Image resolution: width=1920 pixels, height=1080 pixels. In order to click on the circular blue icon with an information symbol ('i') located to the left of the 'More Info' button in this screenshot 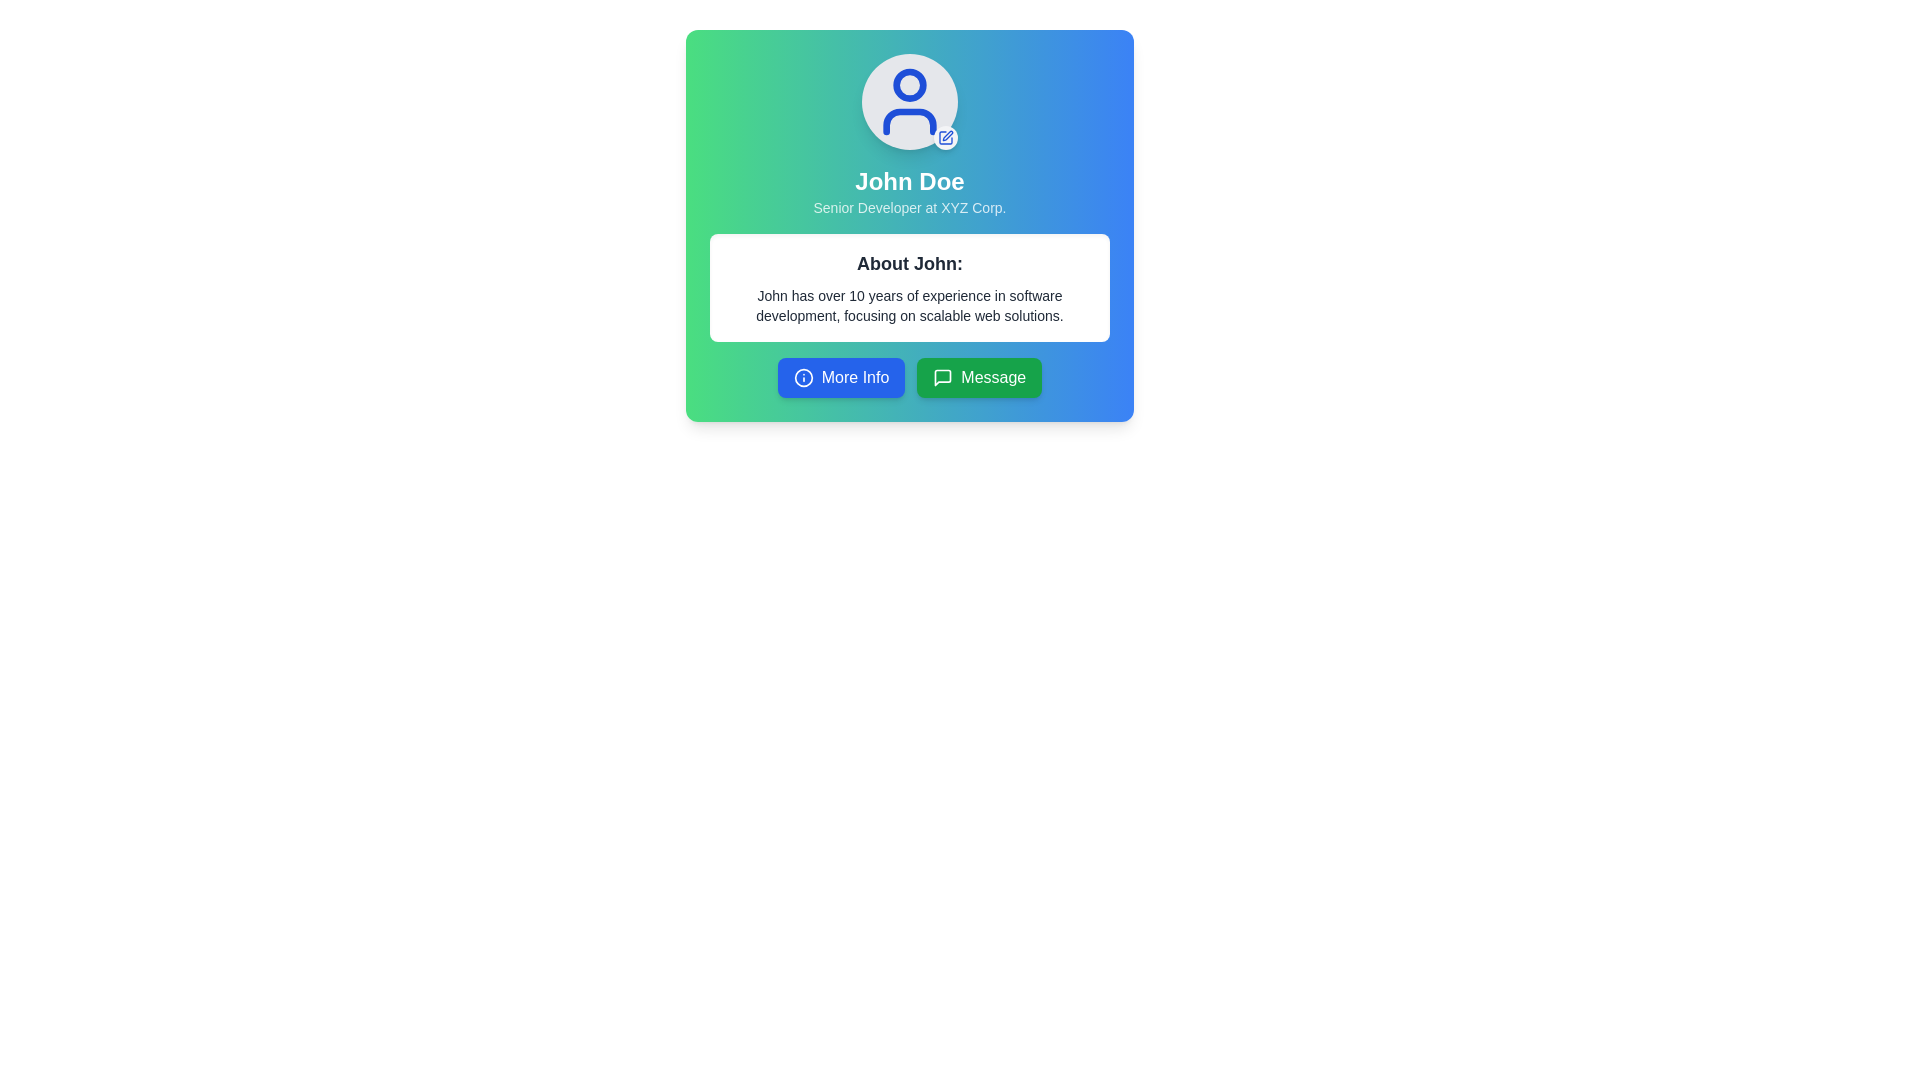, I will do `click(803, 378)`.